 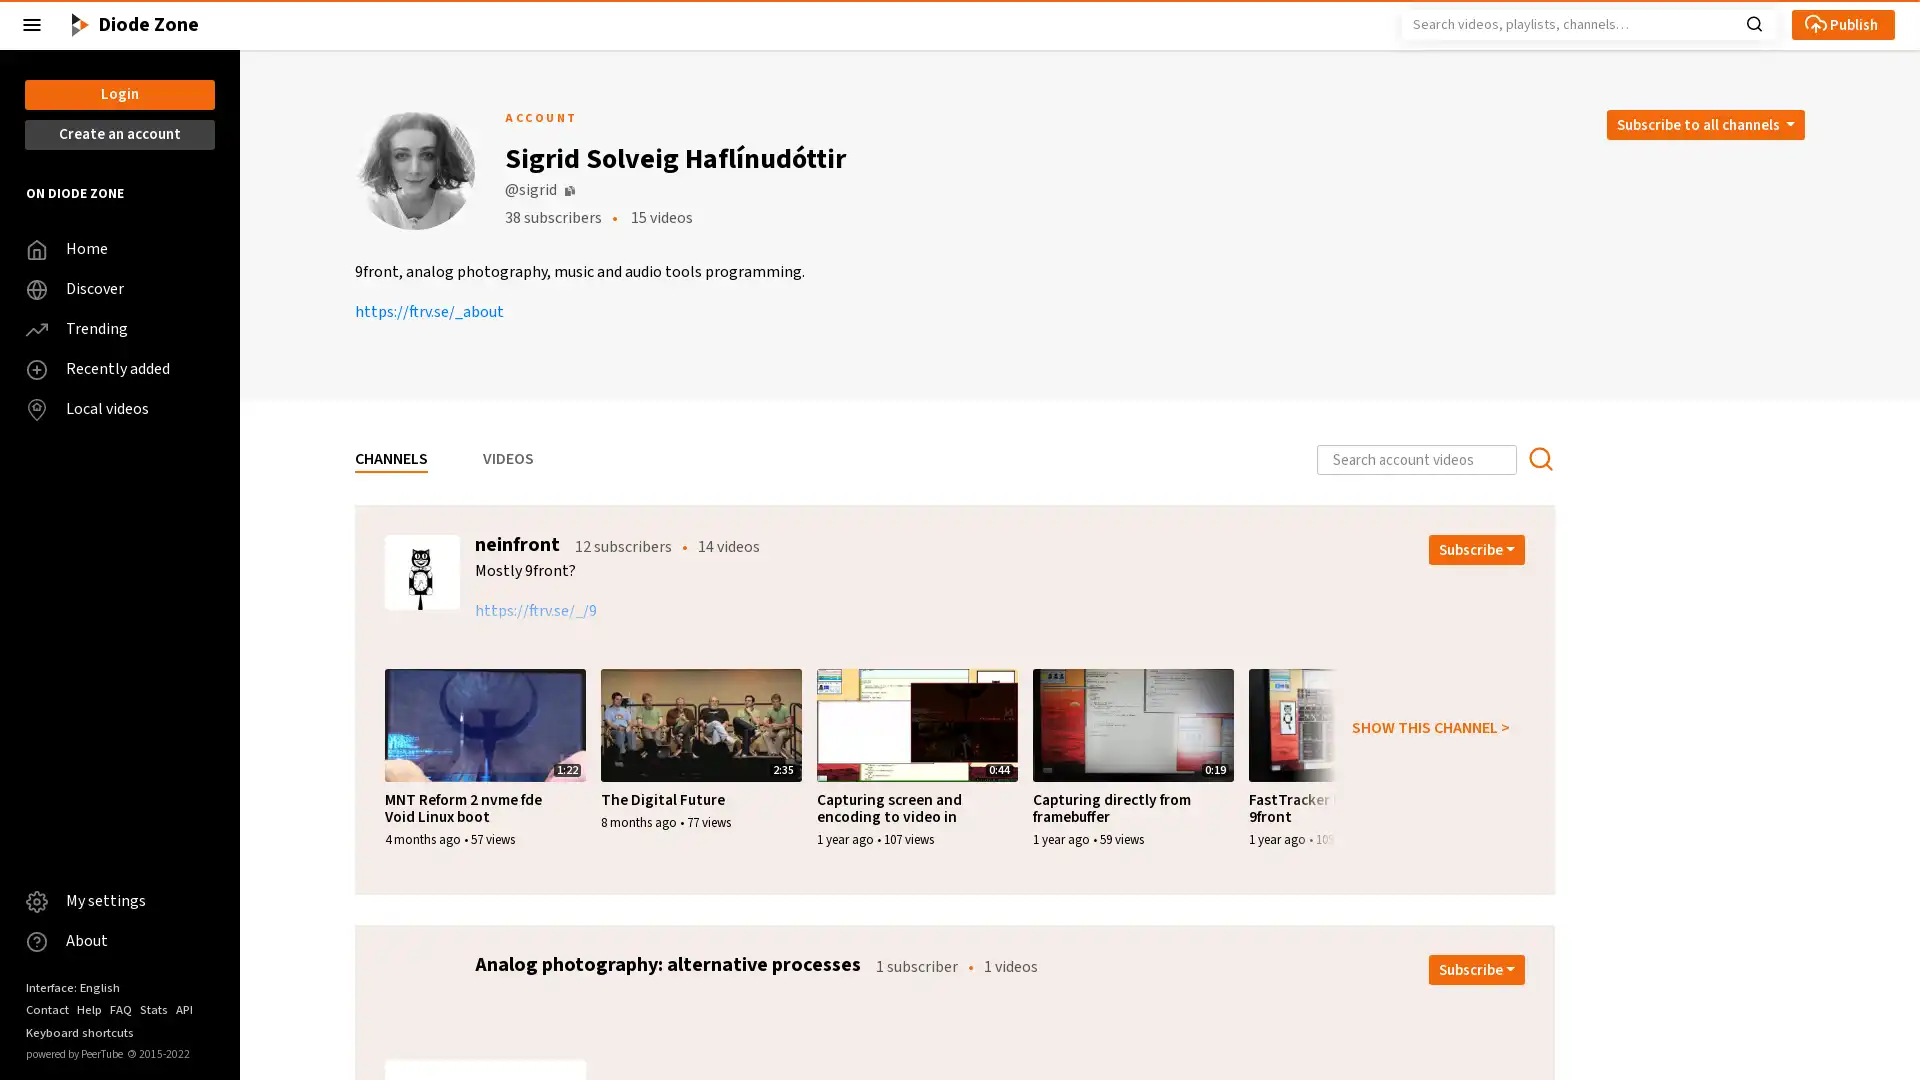 I want to click on Open subscription dropdown, so click(x=1703, y=124).